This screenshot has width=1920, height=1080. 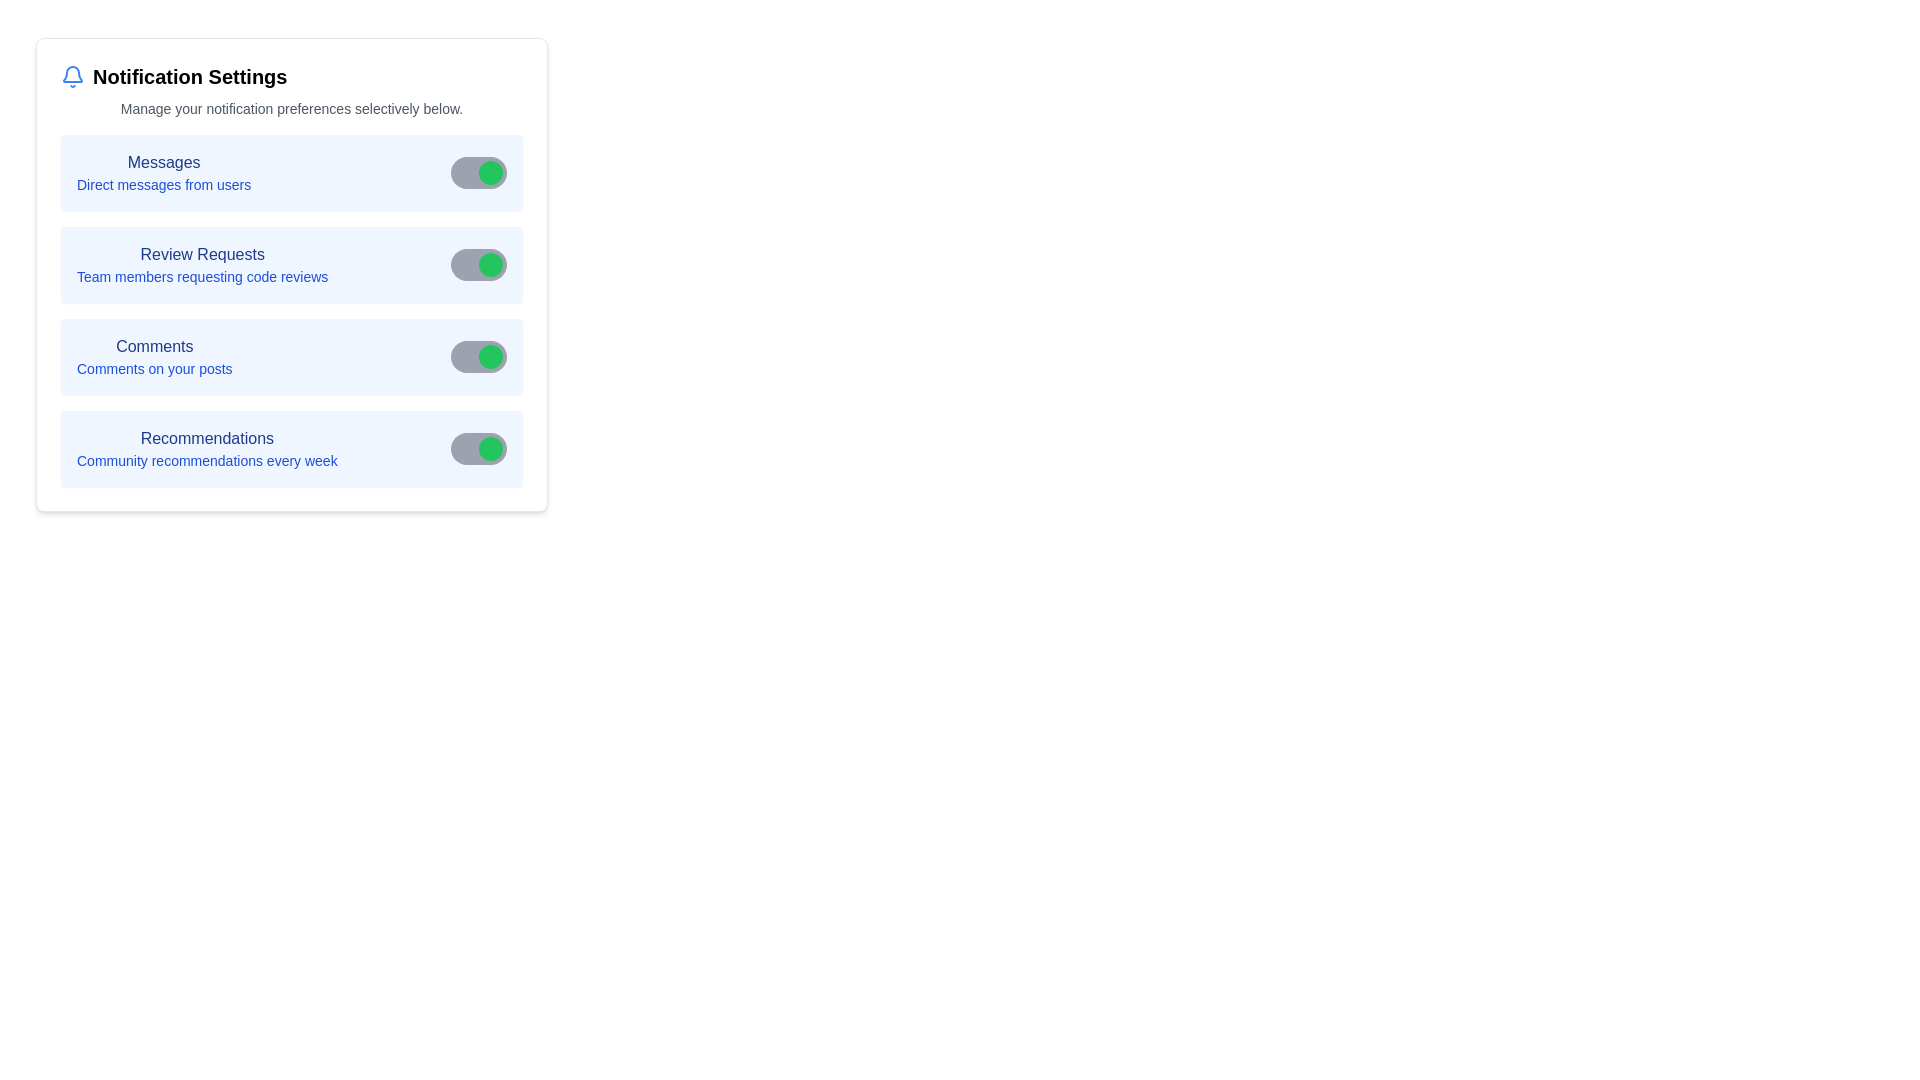 I want to click on the notification settings icon located adjacent to the 'Notification Settings' header in the top-left corner of the interface, so click(x=72, y=73).